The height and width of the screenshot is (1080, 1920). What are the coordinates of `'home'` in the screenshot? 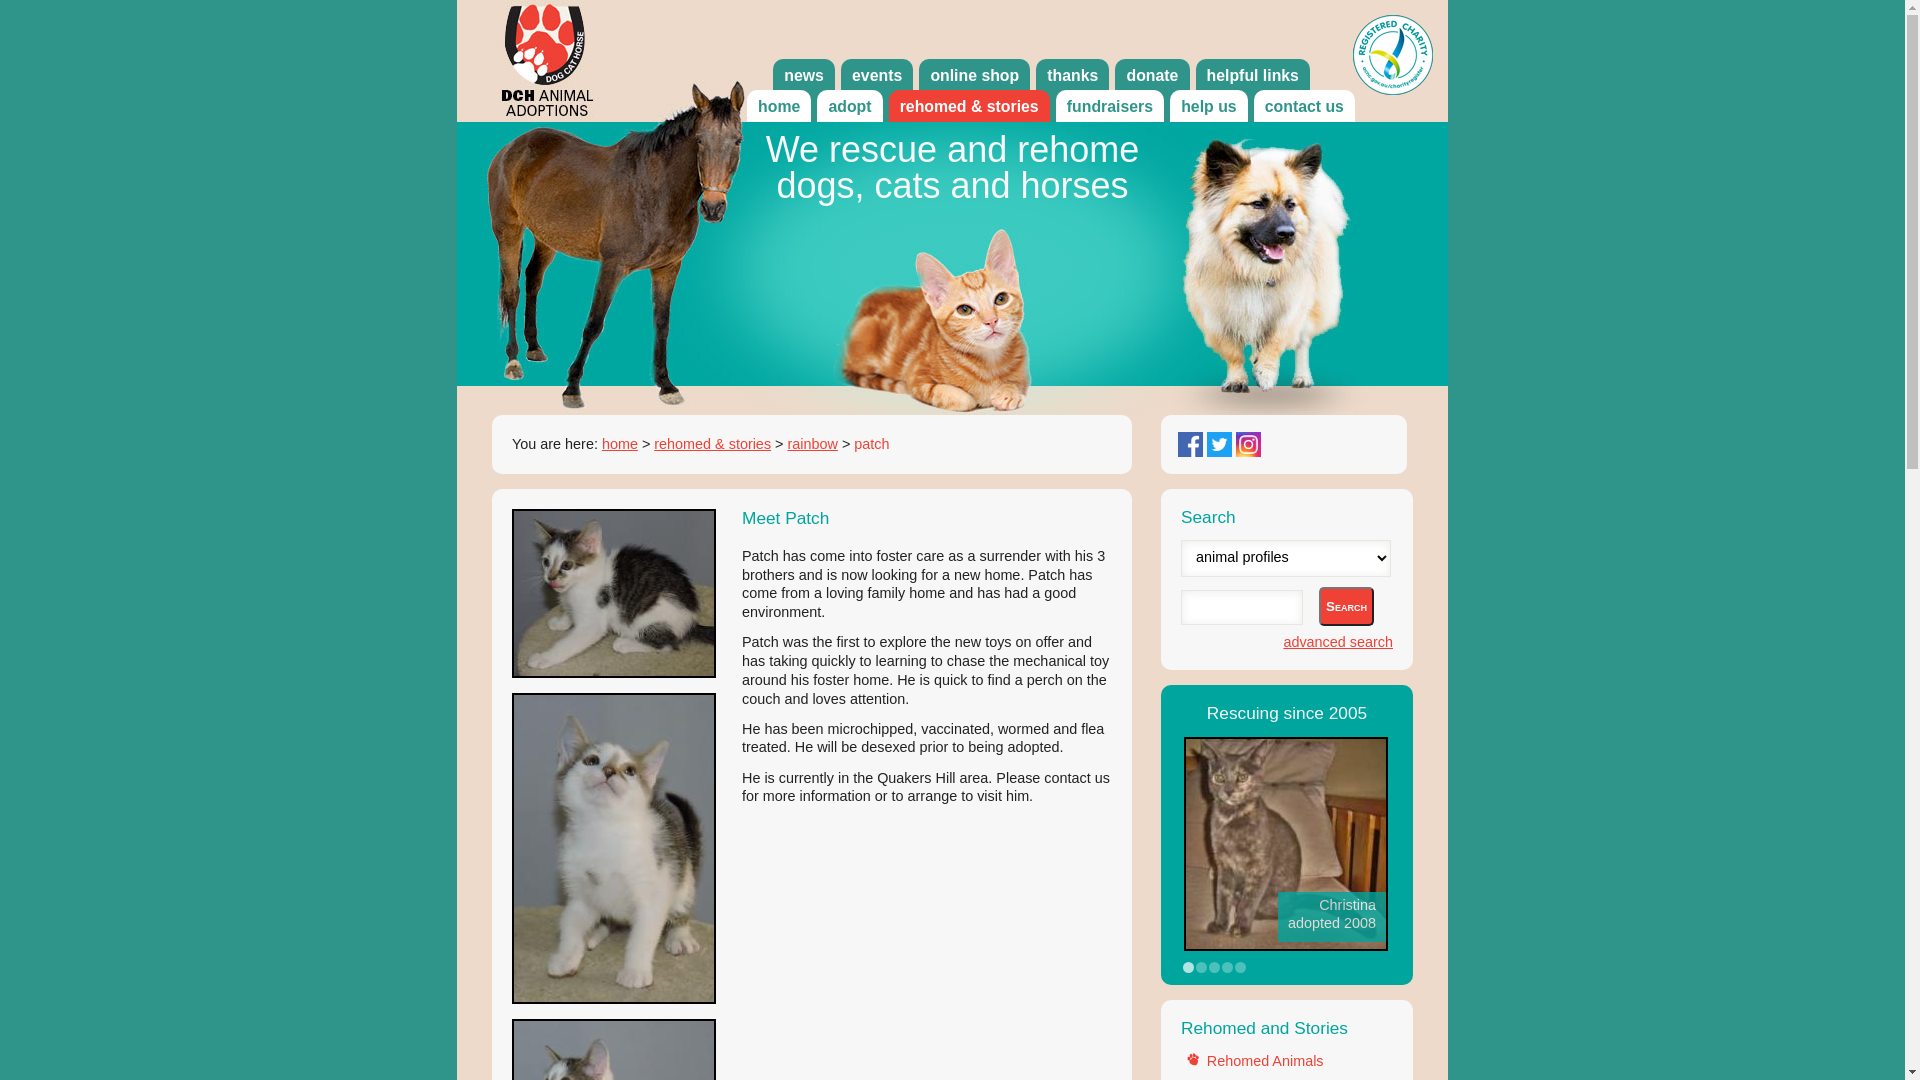 It's located at (618, 442).